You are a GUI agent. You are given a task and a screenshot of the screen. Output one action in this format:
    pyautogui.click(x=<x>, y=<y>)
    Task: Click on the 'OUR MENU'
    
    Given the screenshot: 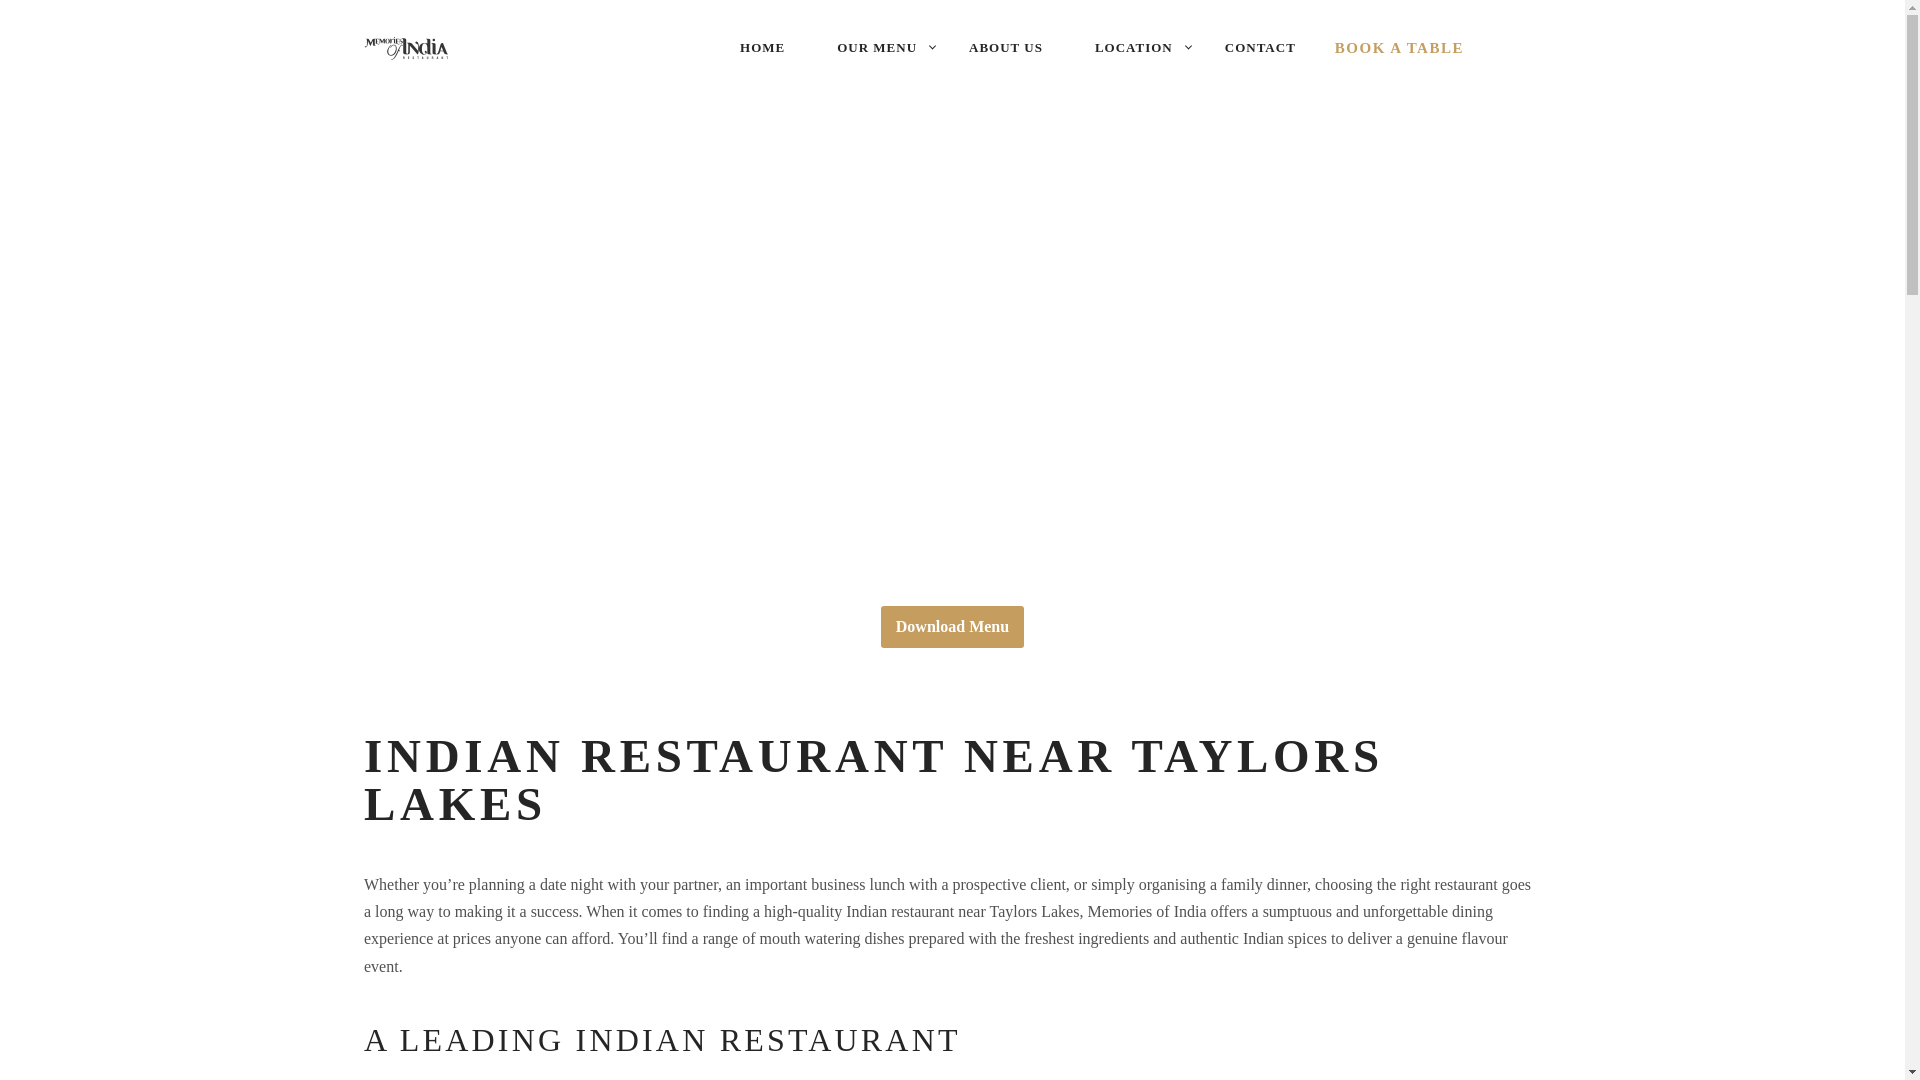 What is the action you would take?
    pyautogui.click(x=877, y=46)
    